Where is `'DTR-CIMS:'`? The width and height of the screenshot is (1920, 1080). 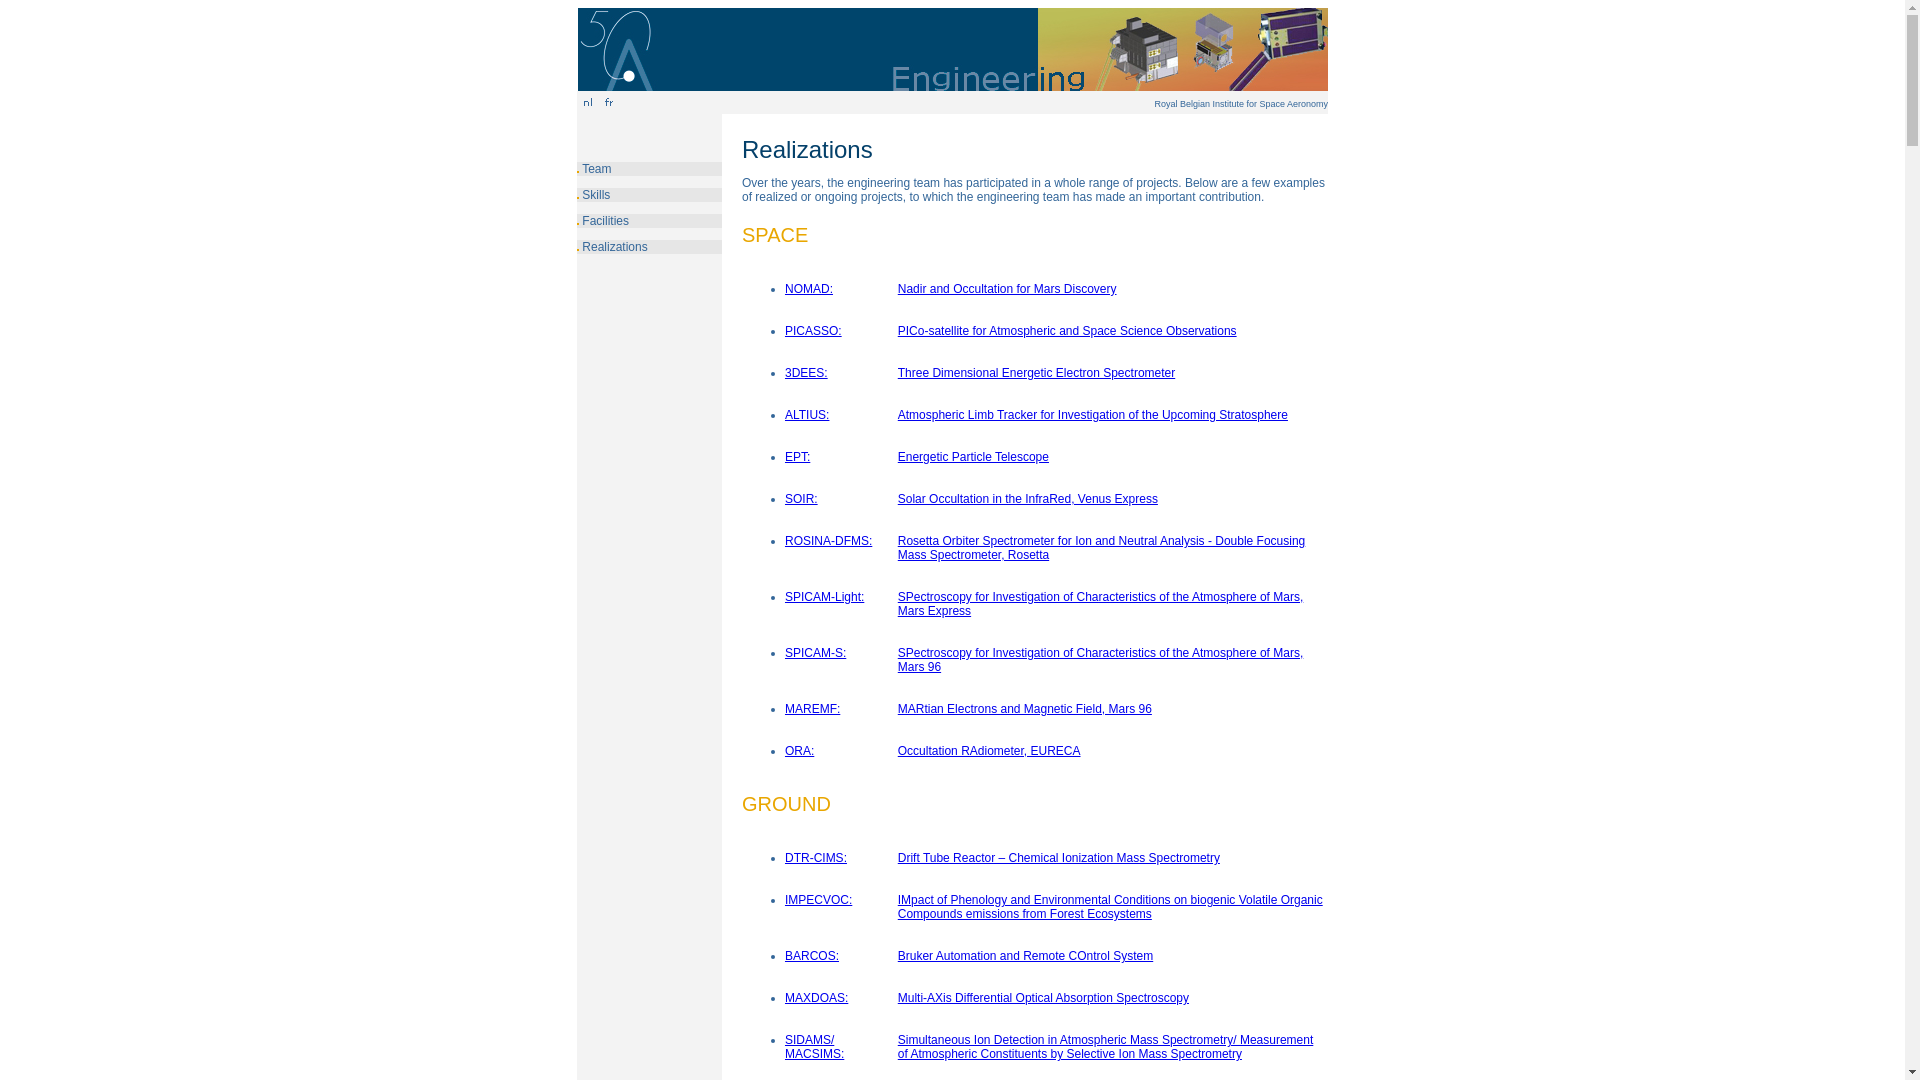
'DTR-CIMS:' is located at coordinates (784, 856).